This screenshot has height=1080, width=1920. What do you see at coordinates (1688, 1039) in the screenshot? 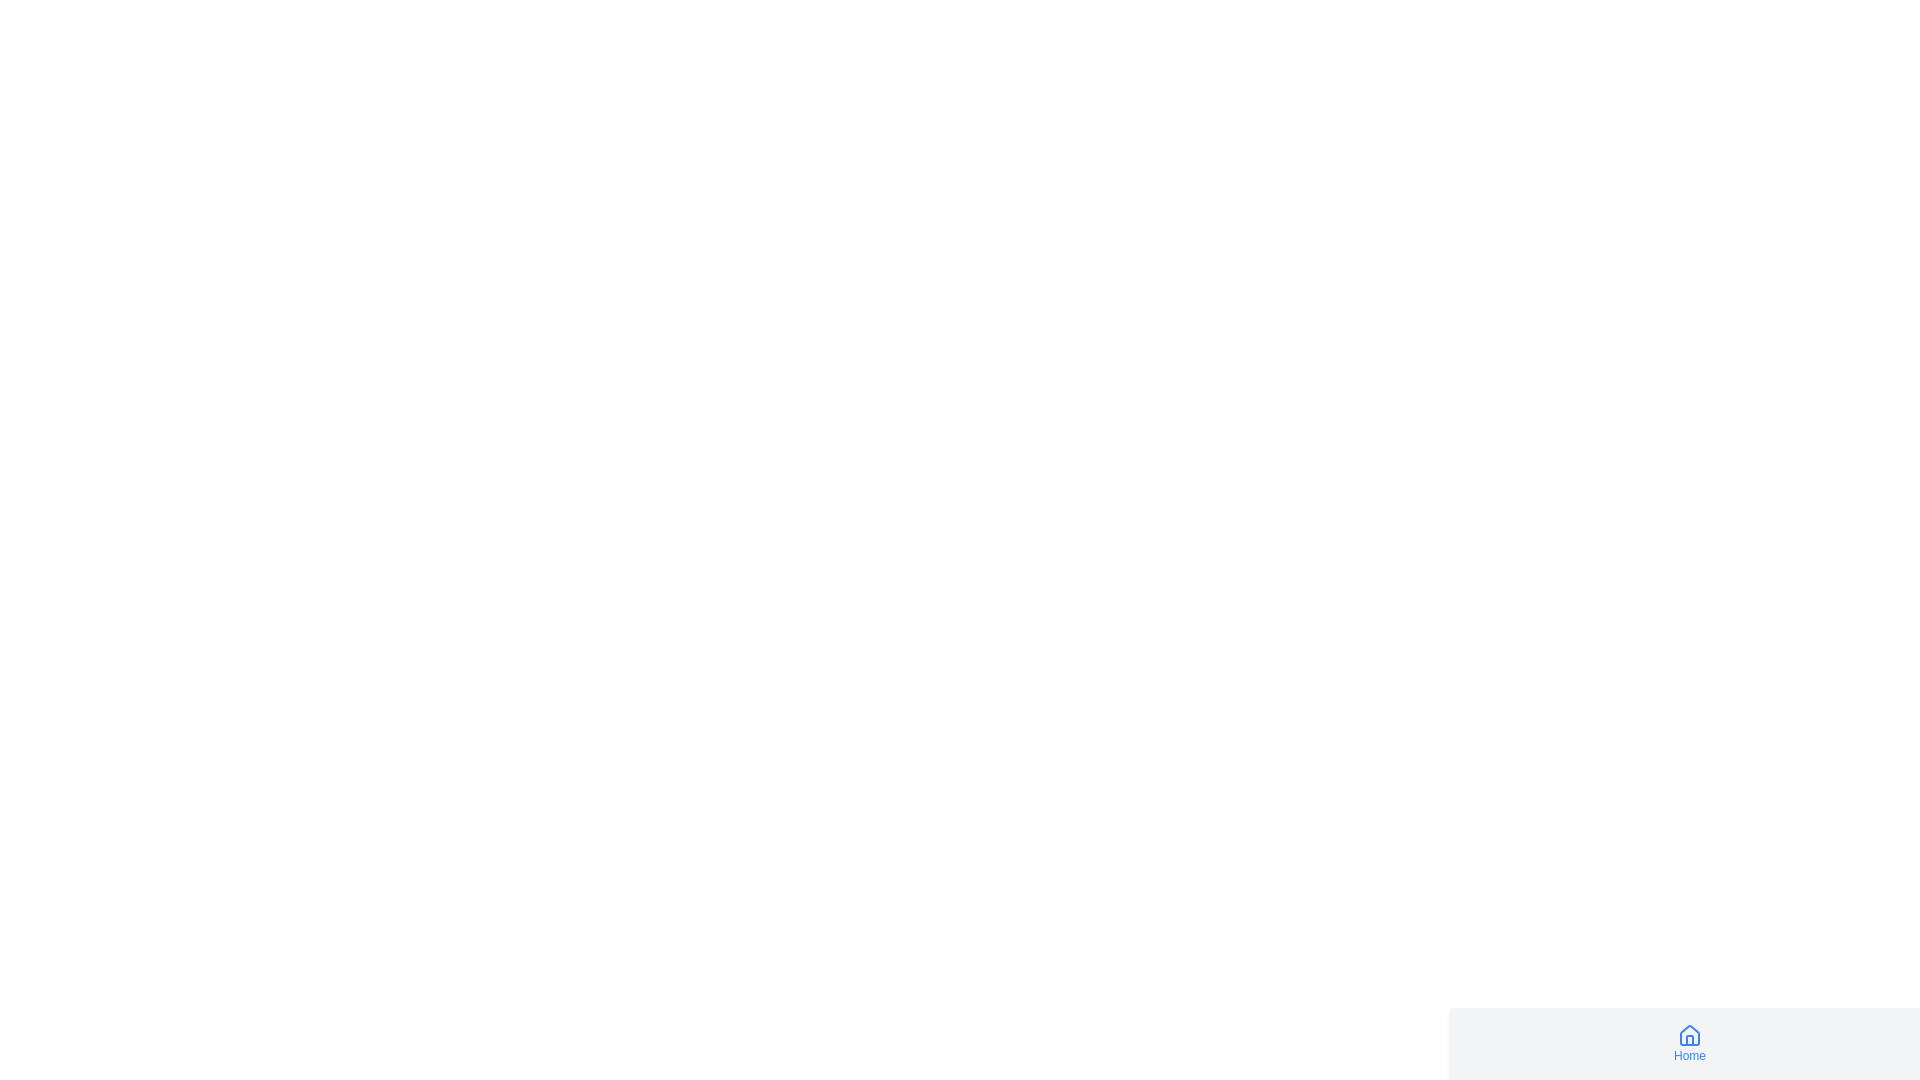
I see `the vertical rectangle of the house symbol in the navigation interface, which serves as a visual cue for the 'Home' button` at bounding box center [1688, 1039].